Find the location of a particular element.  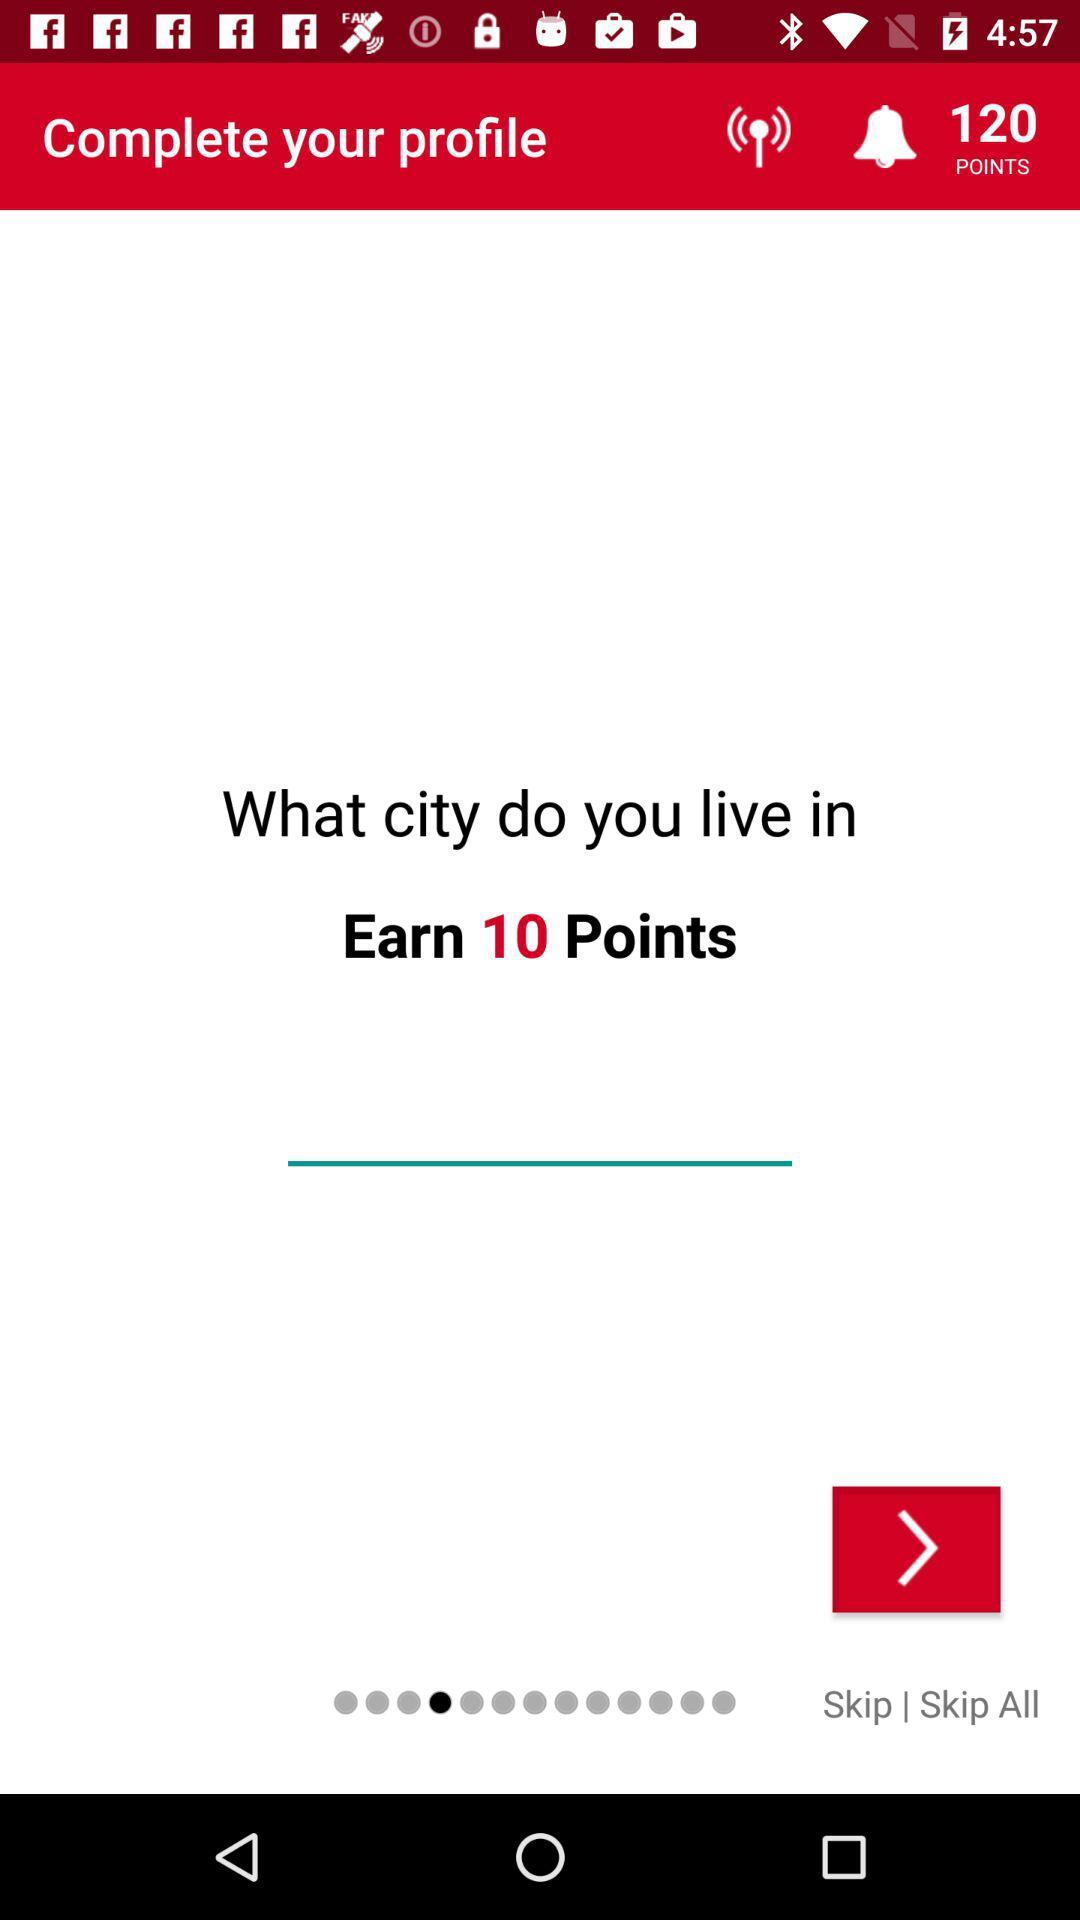

the icon to the right of the  |  item is located at coordinates (978, 1702).